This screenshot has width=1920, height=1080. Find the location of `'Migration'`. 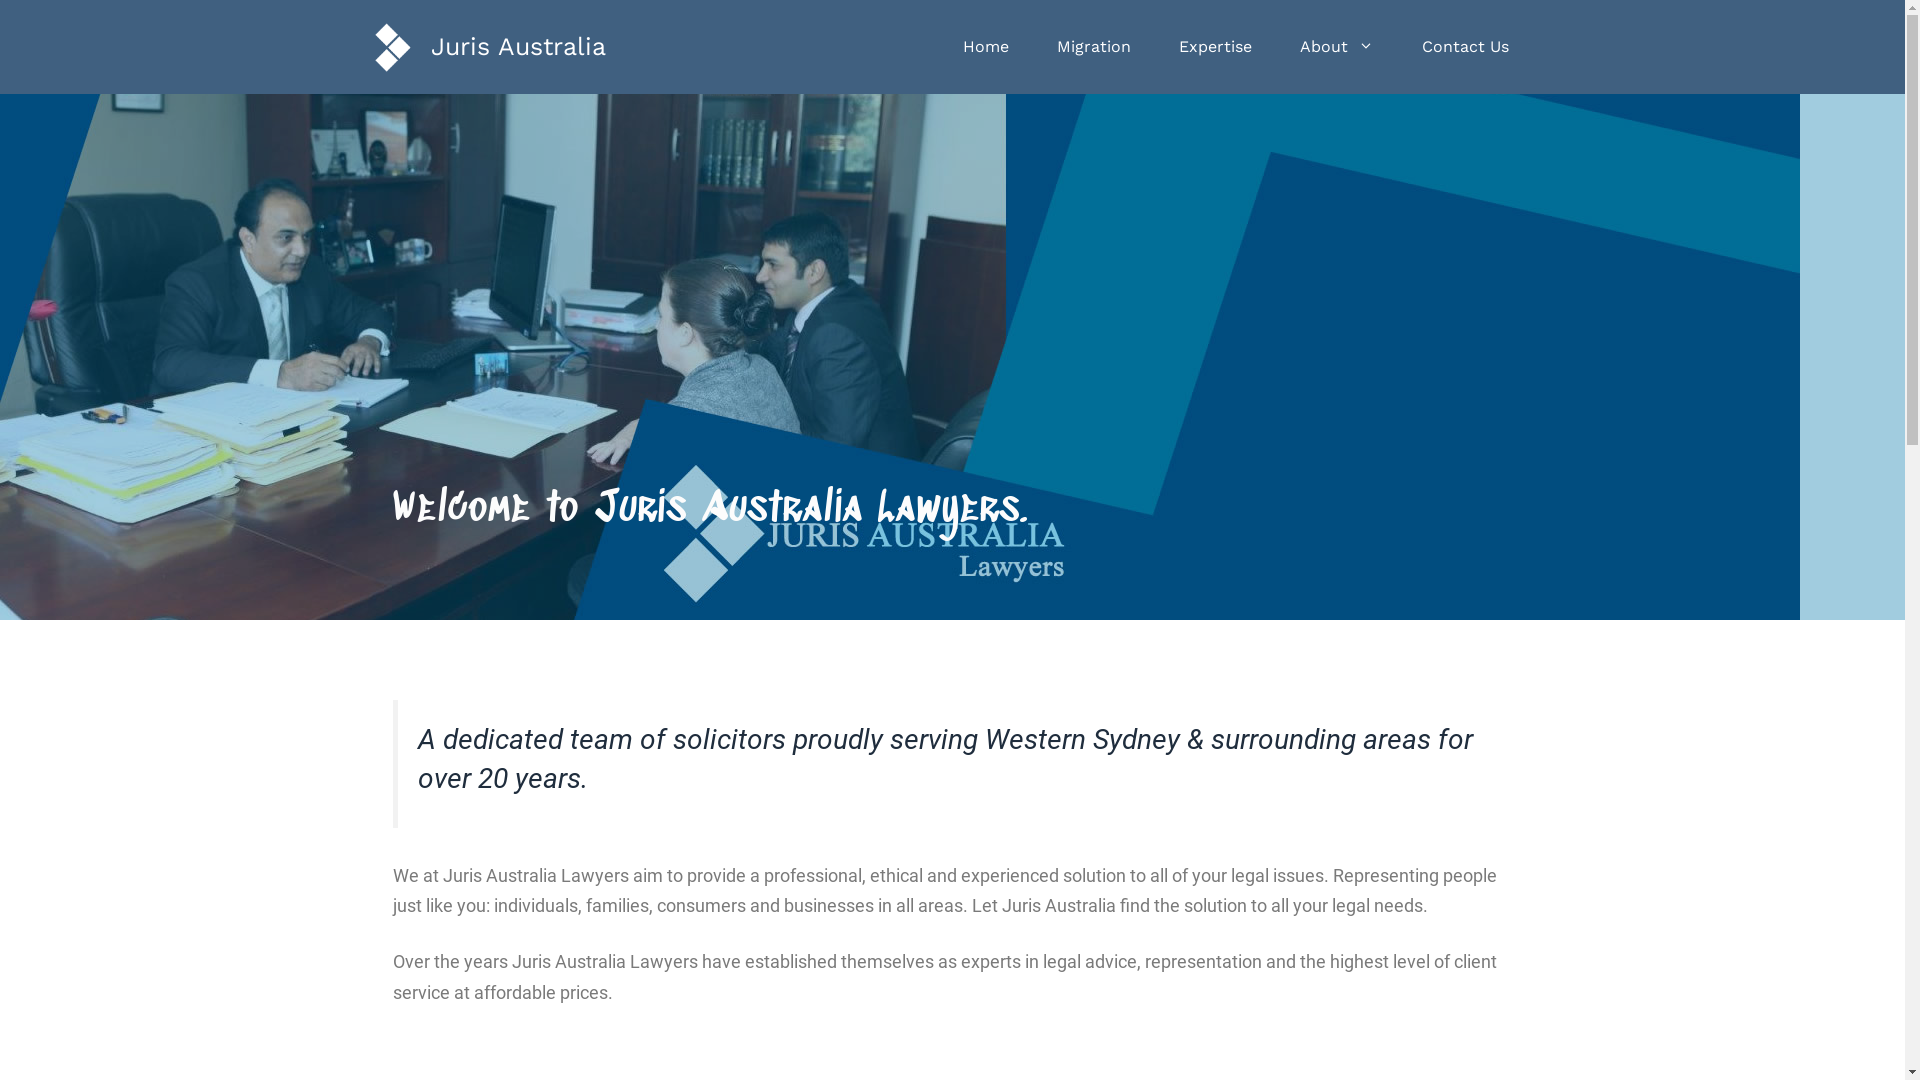

'Migration' is located at coordinates (1032, 45).